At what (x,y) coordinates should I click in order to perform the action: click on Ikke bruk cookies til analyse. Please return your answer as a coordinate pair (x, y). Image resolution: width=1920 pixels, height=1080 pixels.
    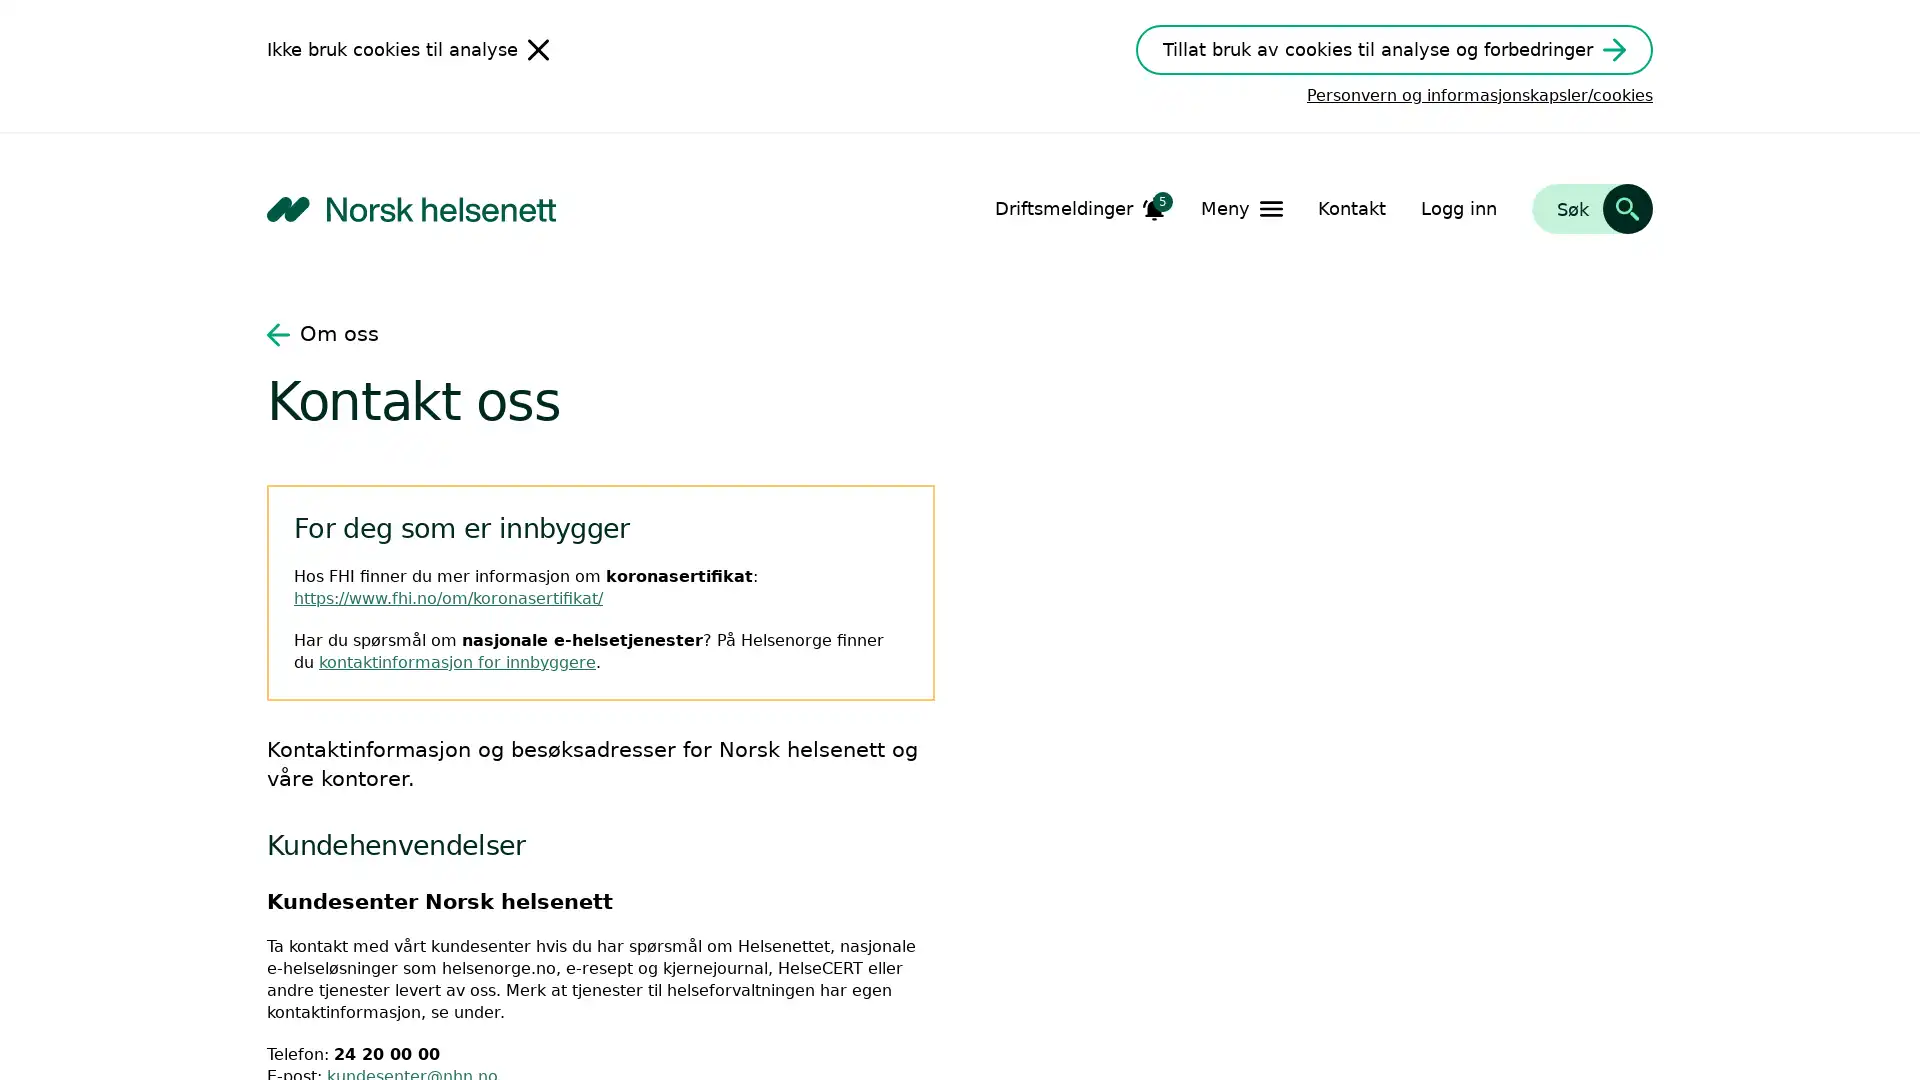
    Looking at the image, I should click on (407, 49).